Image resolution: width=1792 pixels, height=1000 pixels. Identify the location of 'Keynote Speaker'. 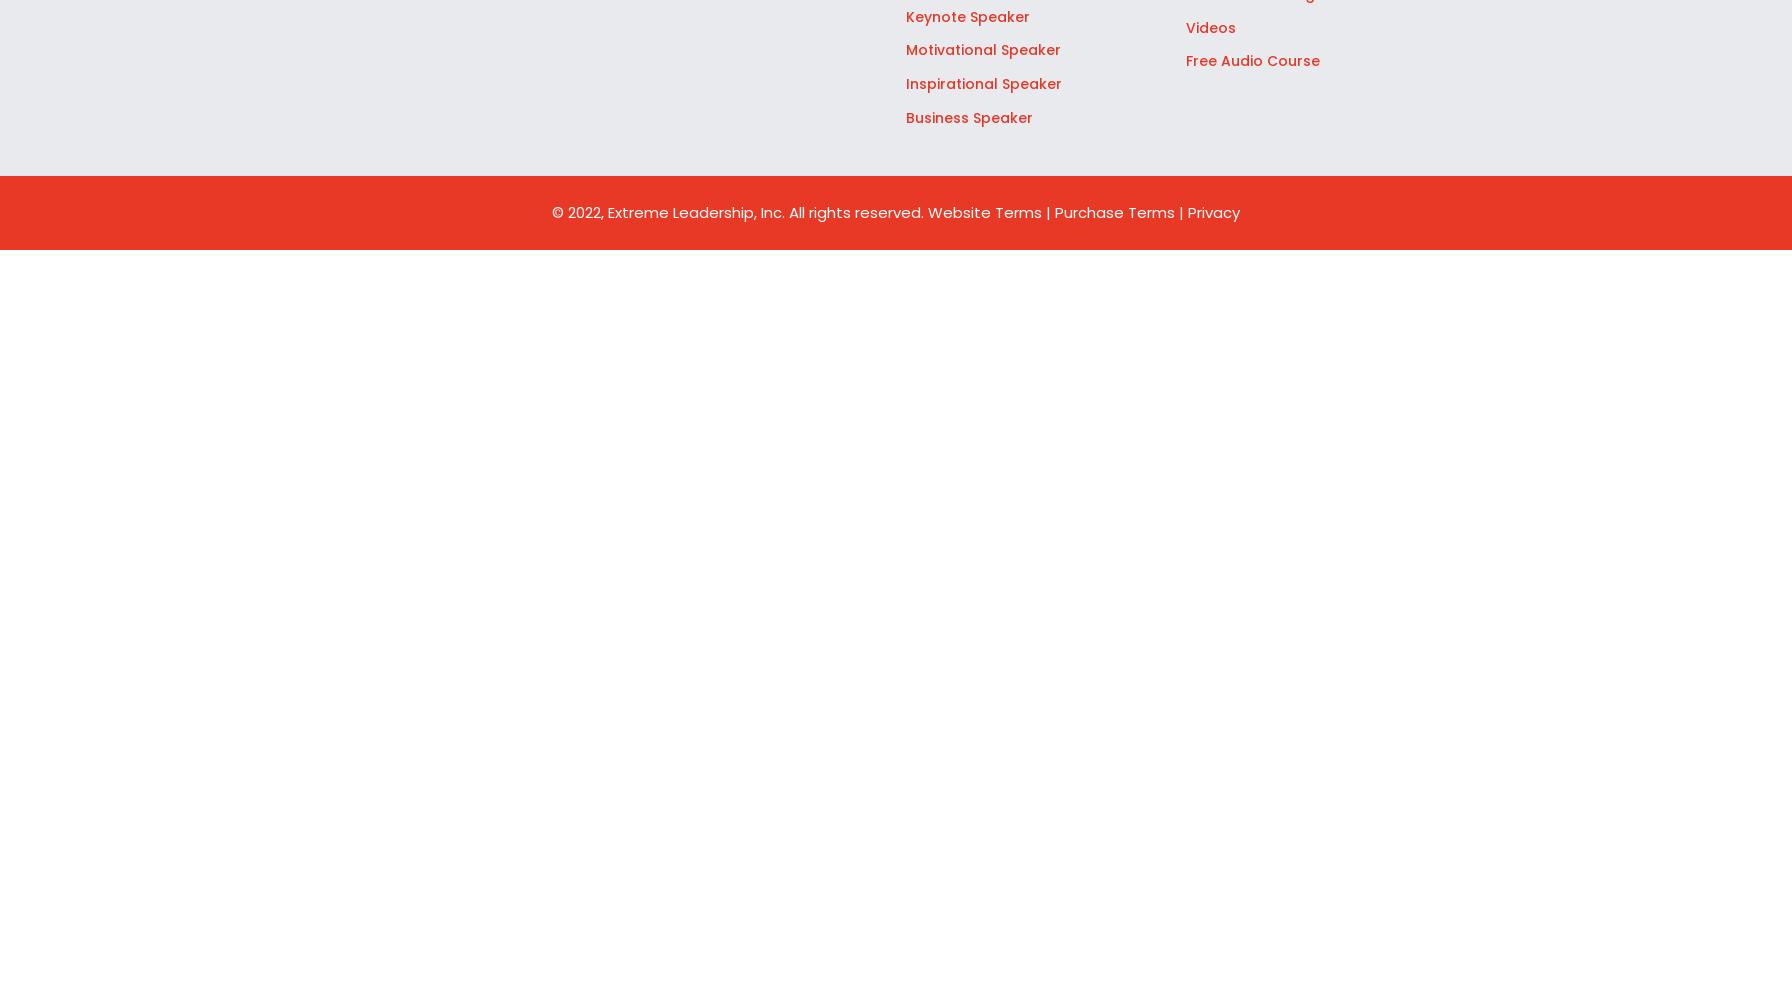
(968, 16).